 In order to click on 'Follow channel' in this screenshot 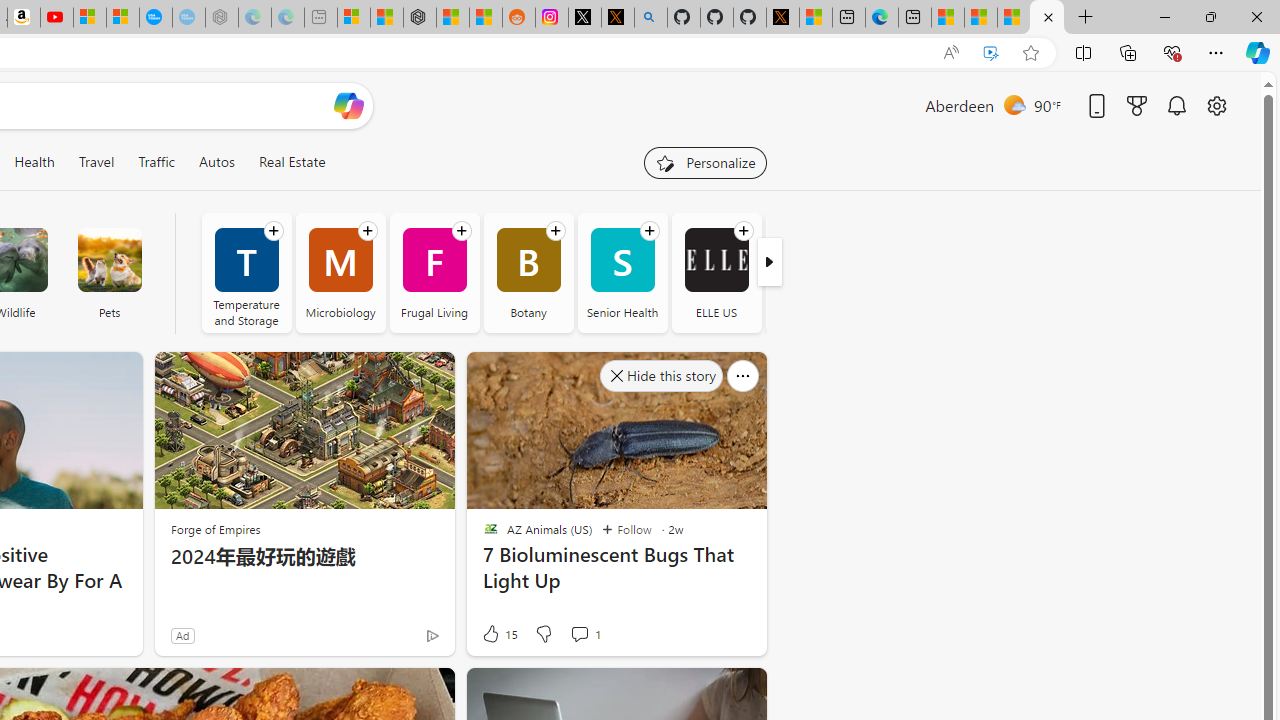, I will do `click(742, 230)`.